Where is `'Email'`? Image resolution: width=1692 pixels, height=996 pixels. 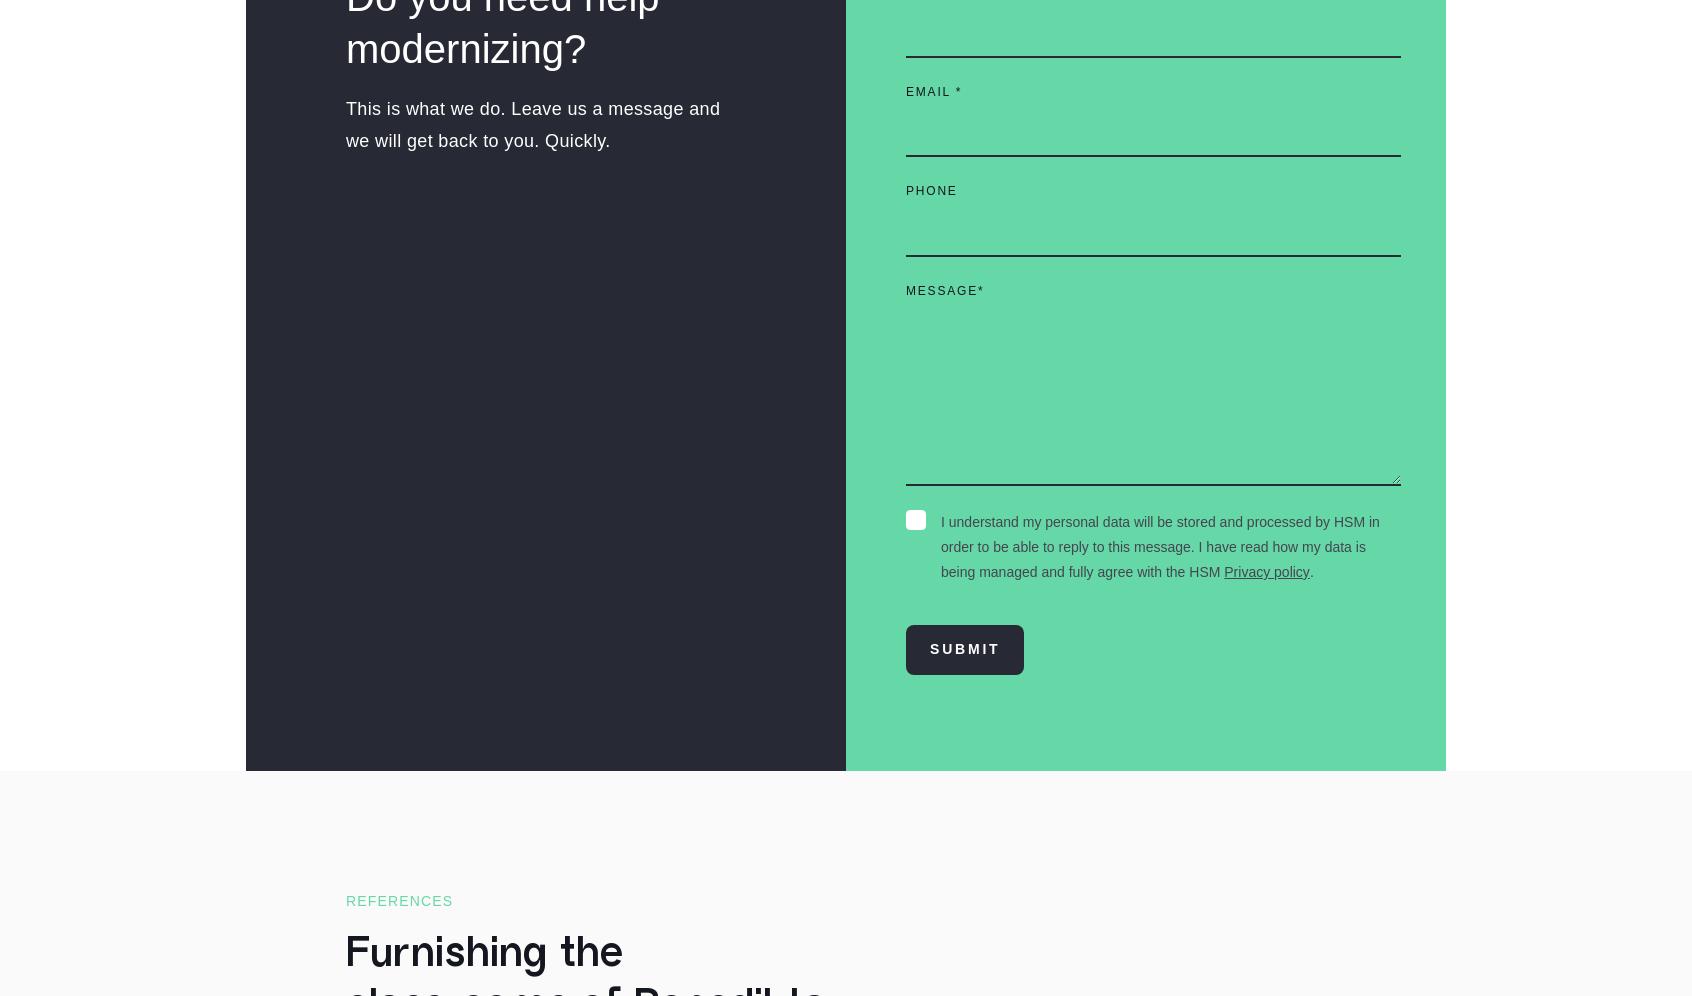
'Email' is located at coordinates (905, 91).